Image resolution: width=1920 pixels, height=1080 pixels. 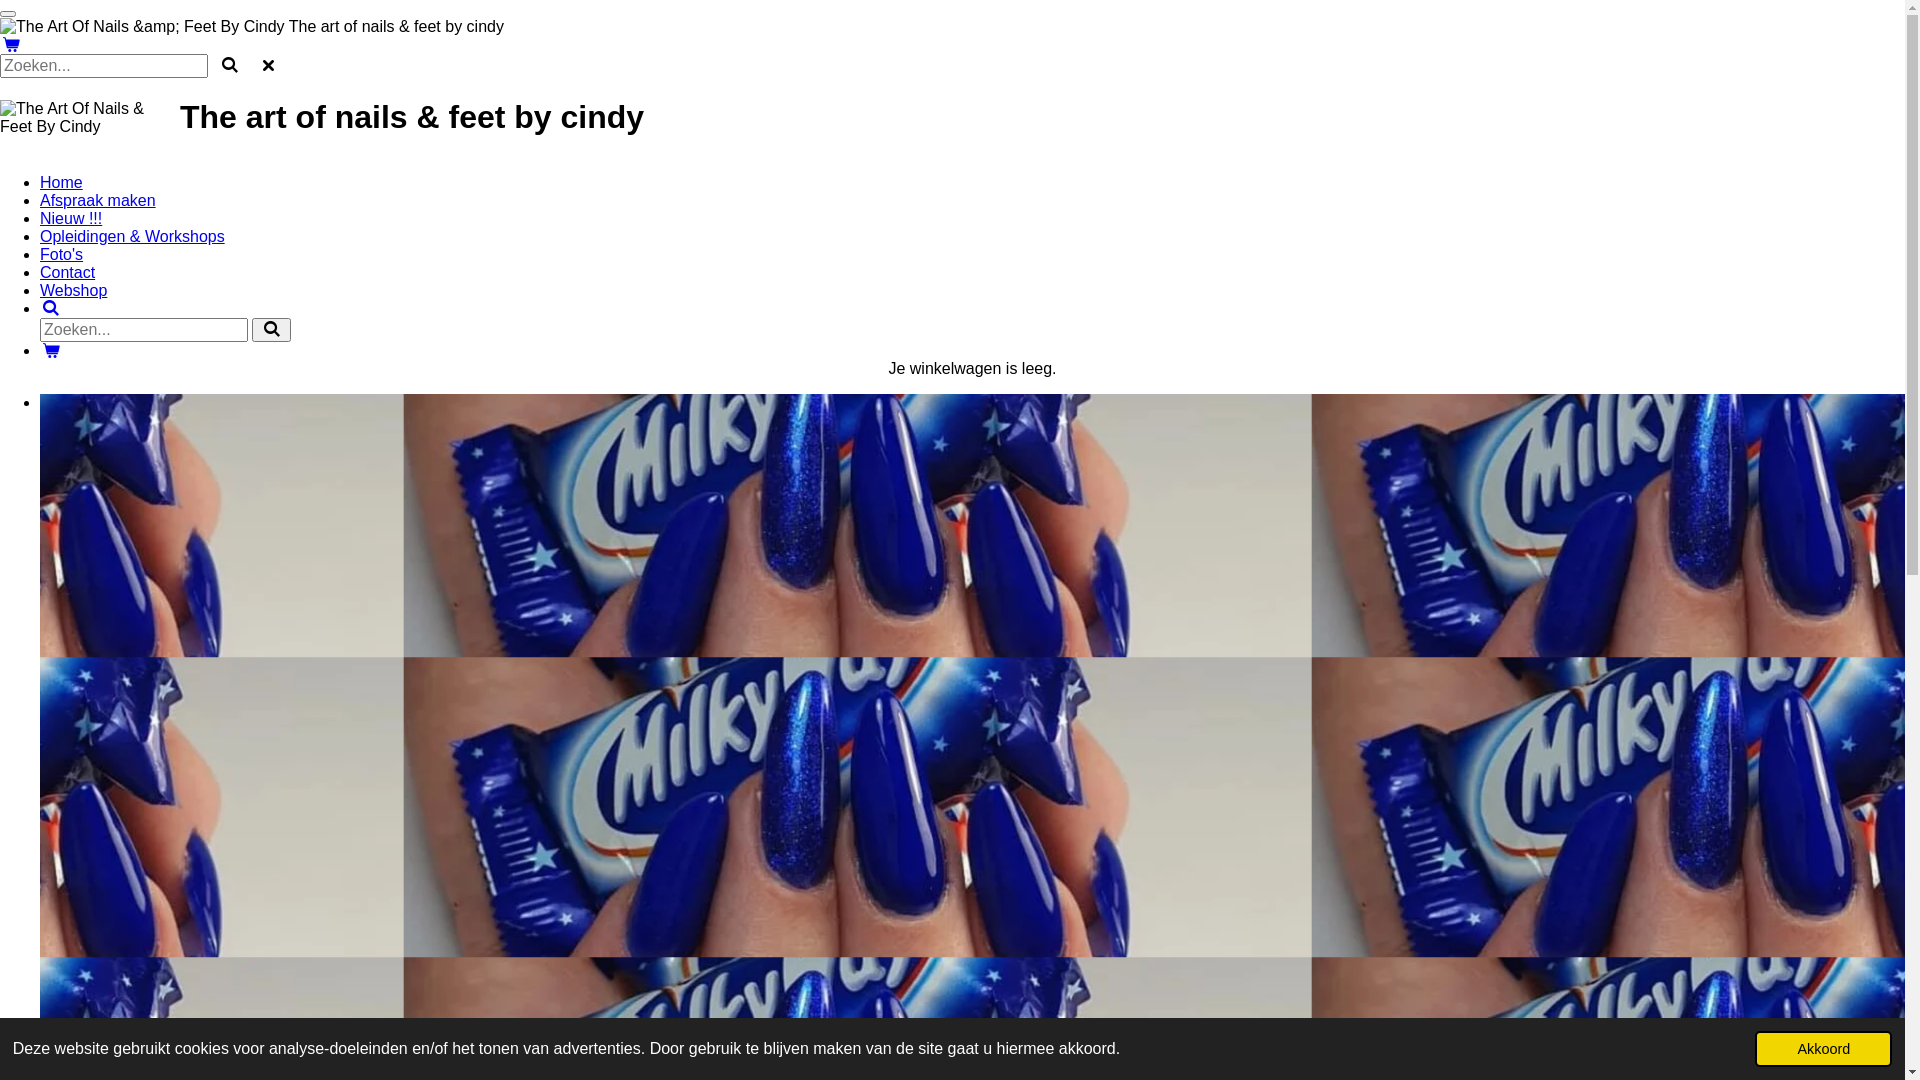 I want to click on 'Home', so click(x=61, y=182).